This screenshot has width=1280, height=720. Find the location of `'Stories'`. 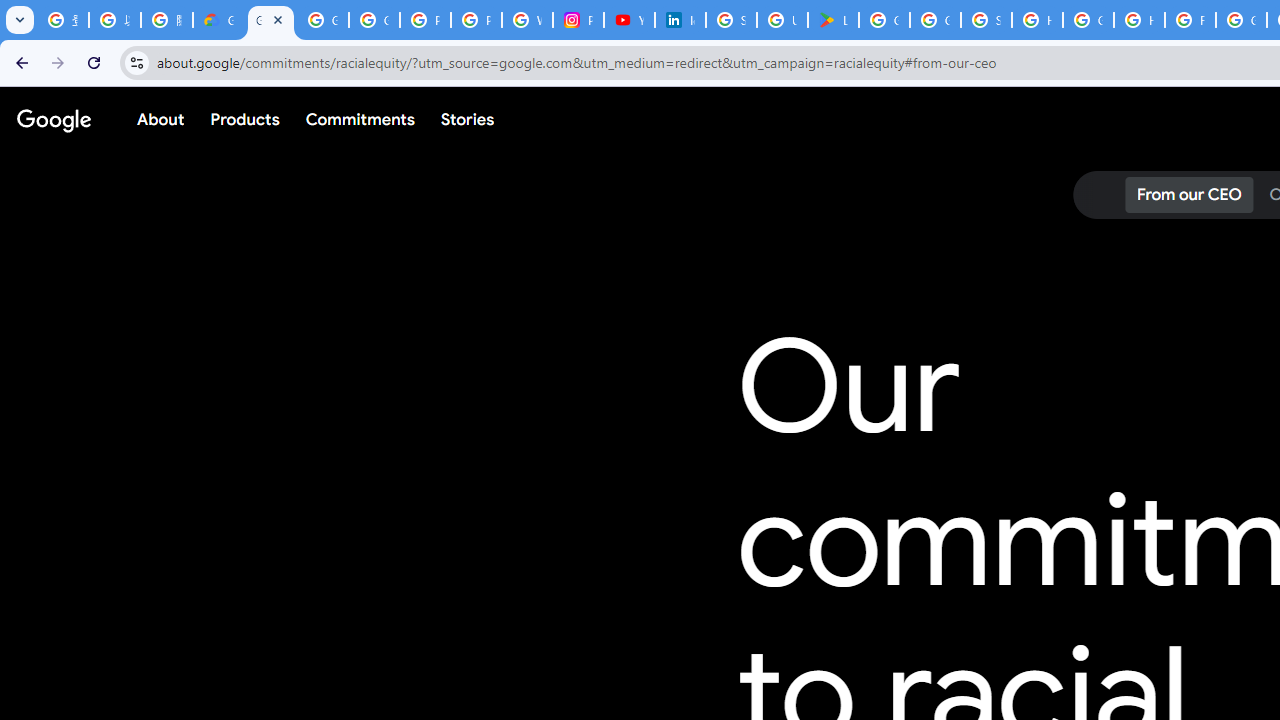

'Stories' is located at coordinates (466, 119).